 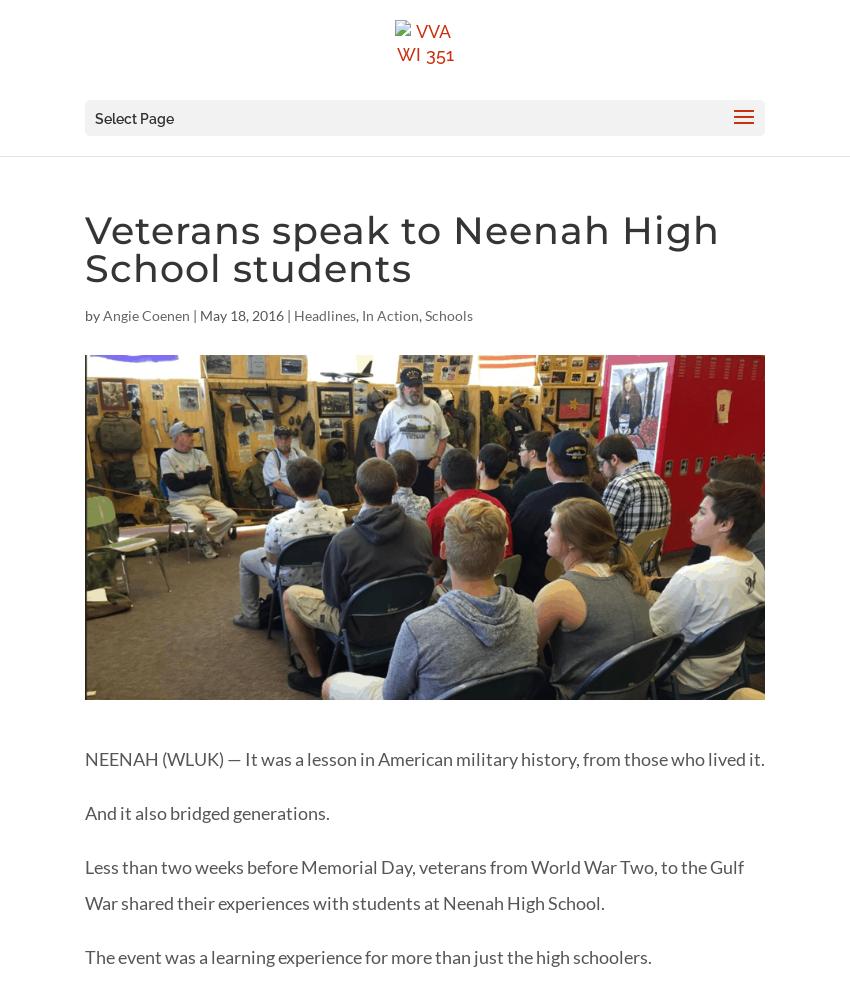 What do you see at coordinates (325, 314) in the screenshot?
I see `'Headlines'` at bounding box center [325, 314].